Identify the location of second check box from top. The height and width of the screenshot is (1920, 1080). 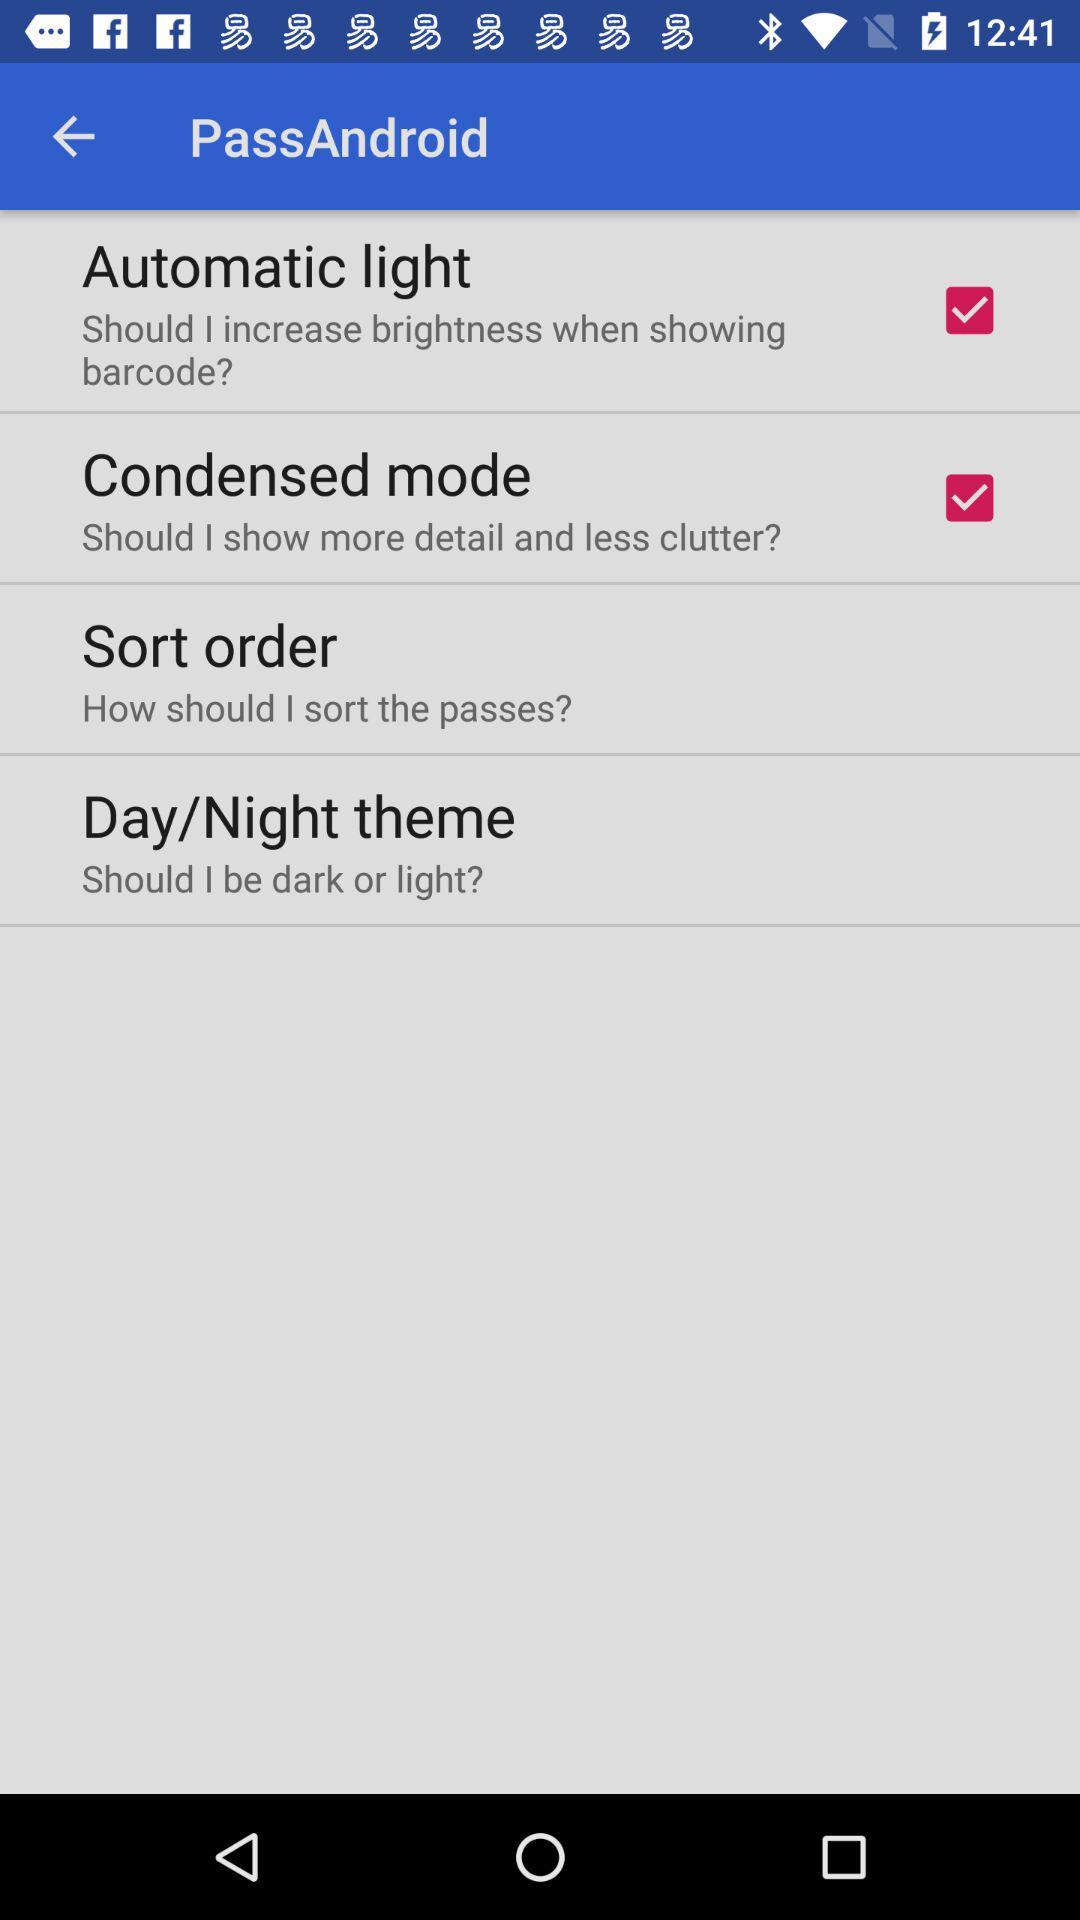
(968, 498).